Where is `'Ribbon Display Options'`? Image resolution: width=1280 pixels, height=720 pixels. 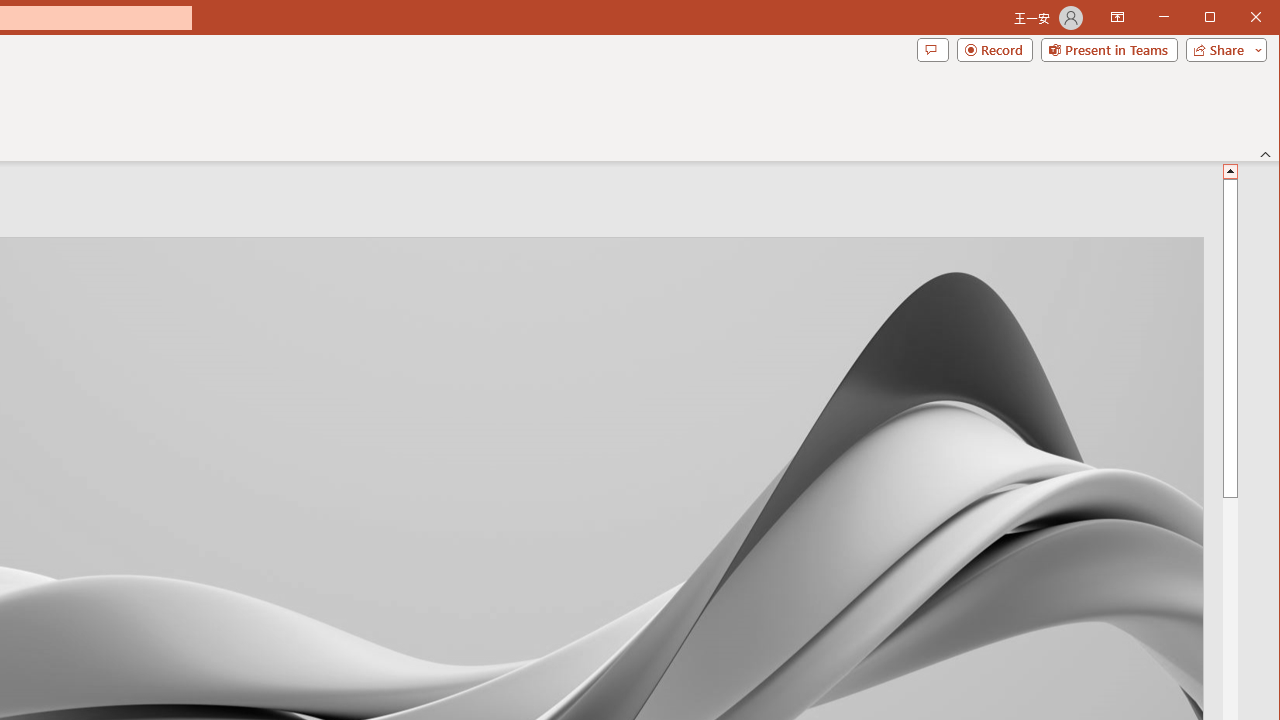 'Ribbon Display Options' is located at coordinates (1116, 18).